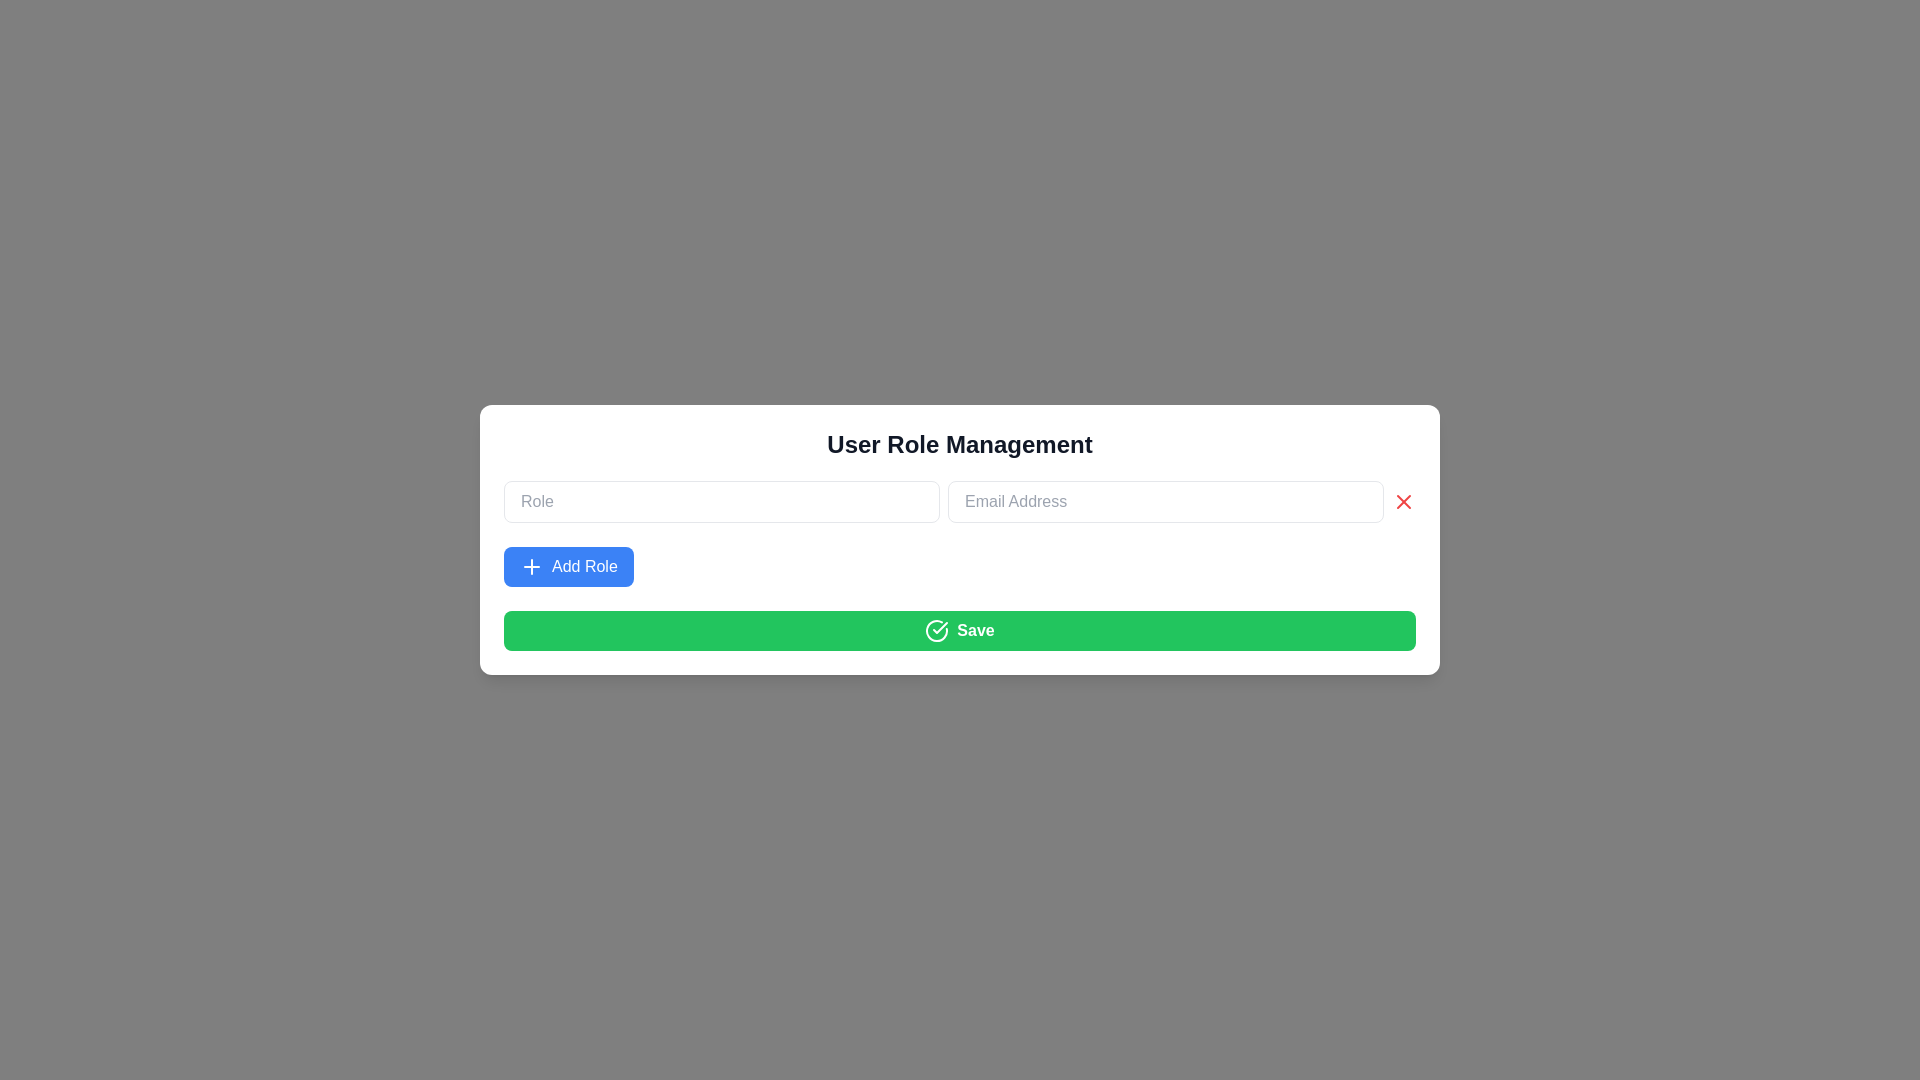  What do you see at coordinates (567, 567) in the screenshot?
I see `the 'Add Role' button located below the 'Role' text input field and above the green 'Save' button` at bounding box center [567, 567].